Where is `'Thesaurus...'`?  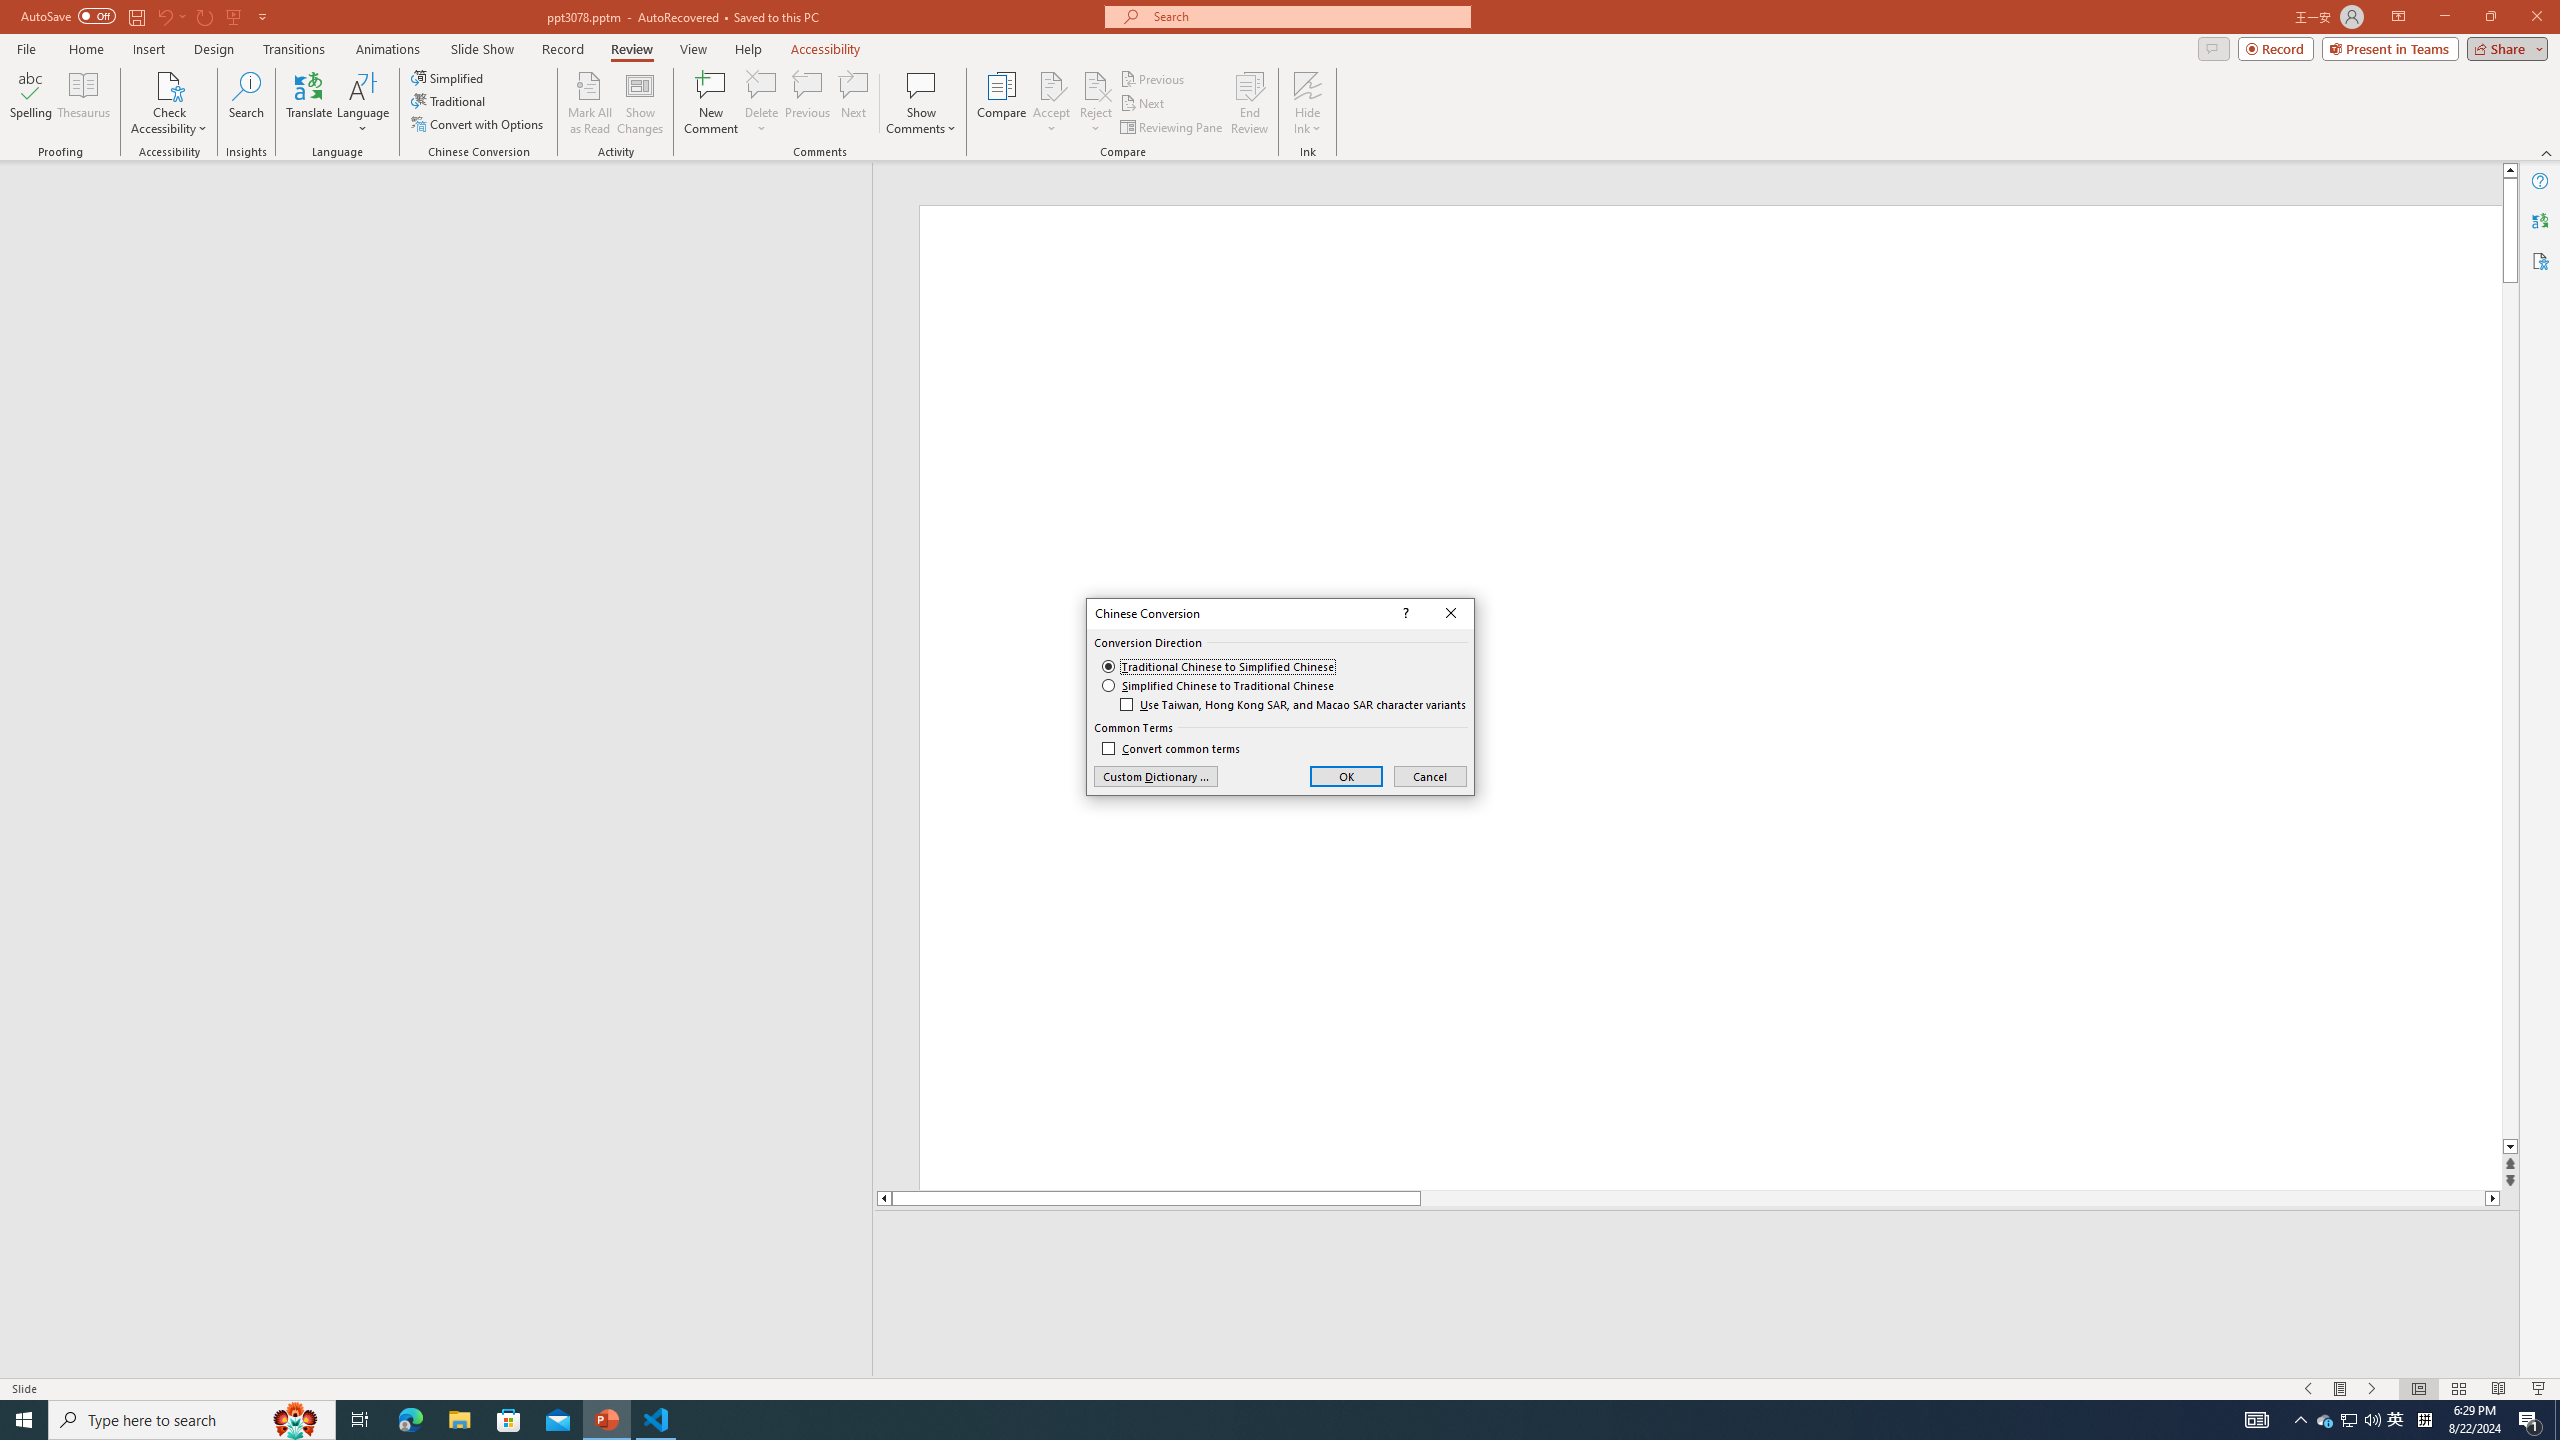 'Thesaurus...' is located at coordinates (82, 103).